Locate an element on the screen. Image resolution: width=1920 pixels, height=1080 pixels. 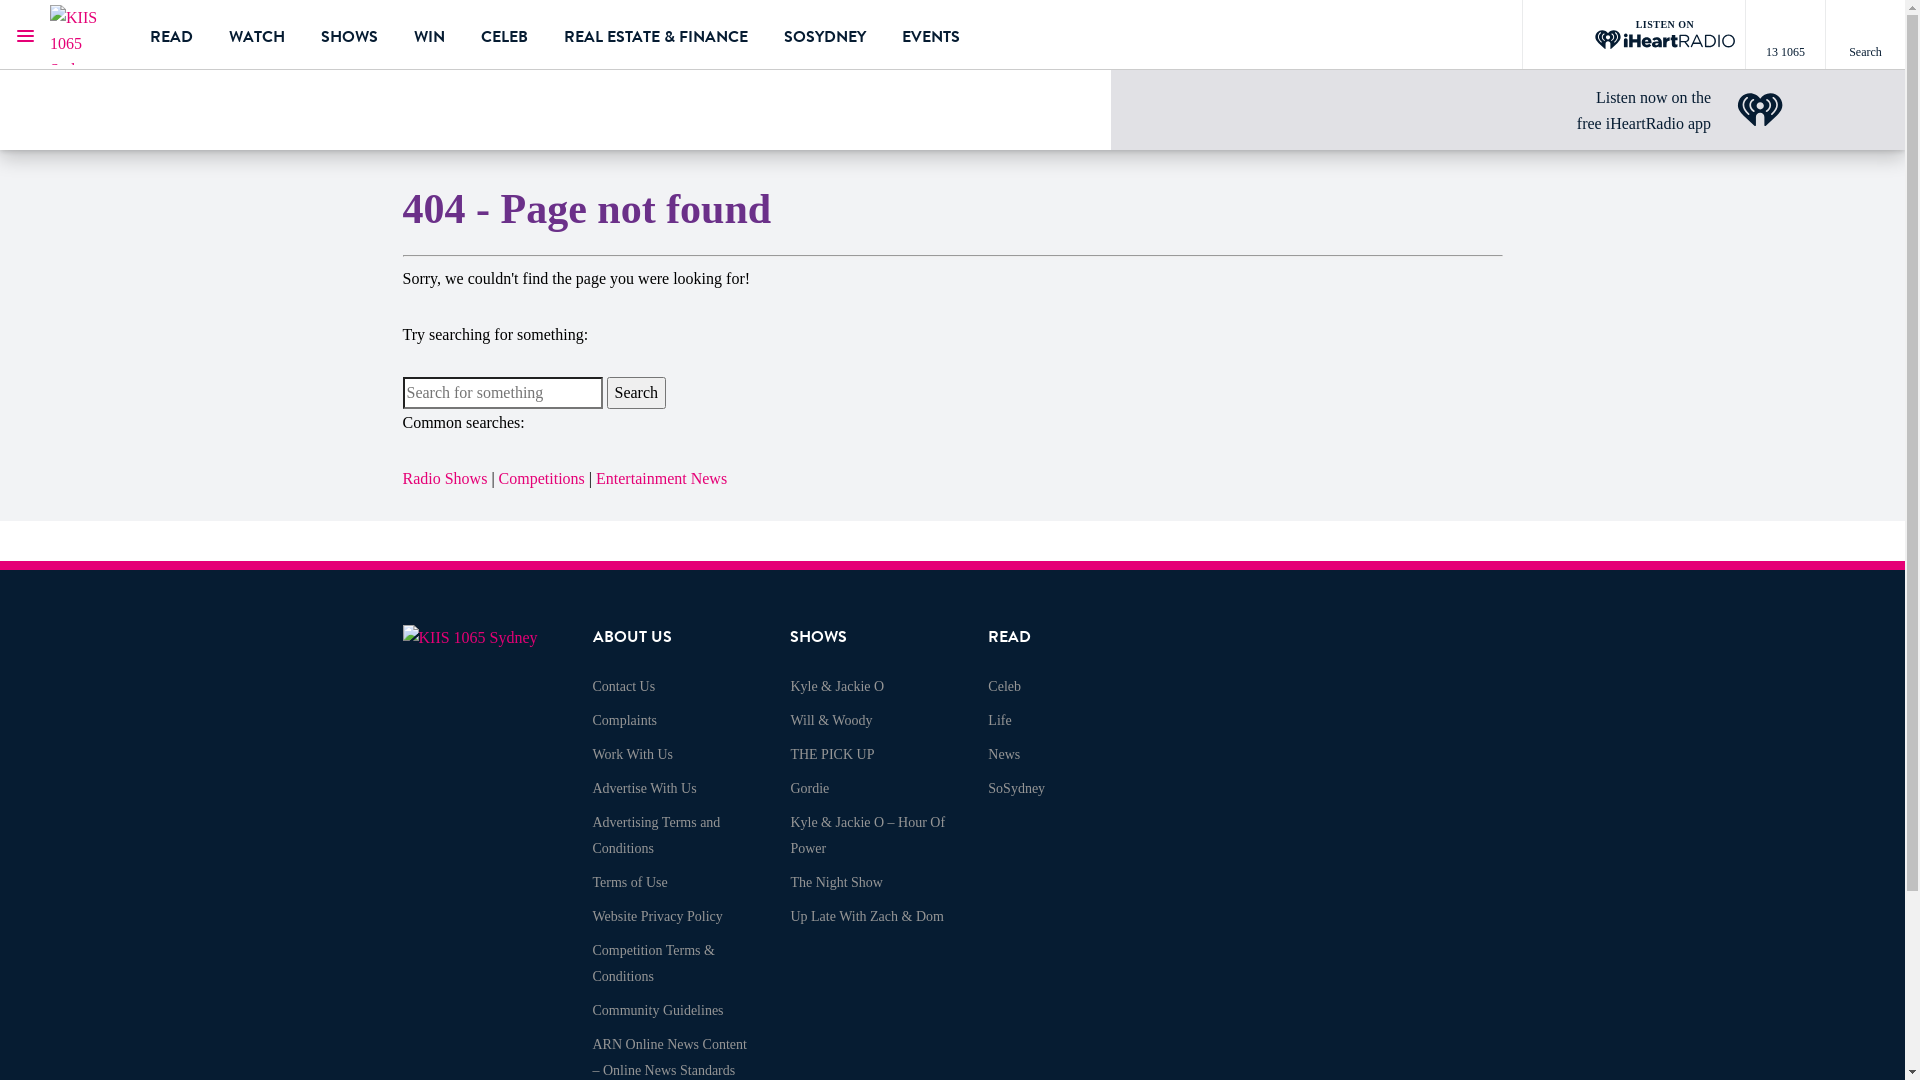
'WATCH' is located at coordinates (229, 34).